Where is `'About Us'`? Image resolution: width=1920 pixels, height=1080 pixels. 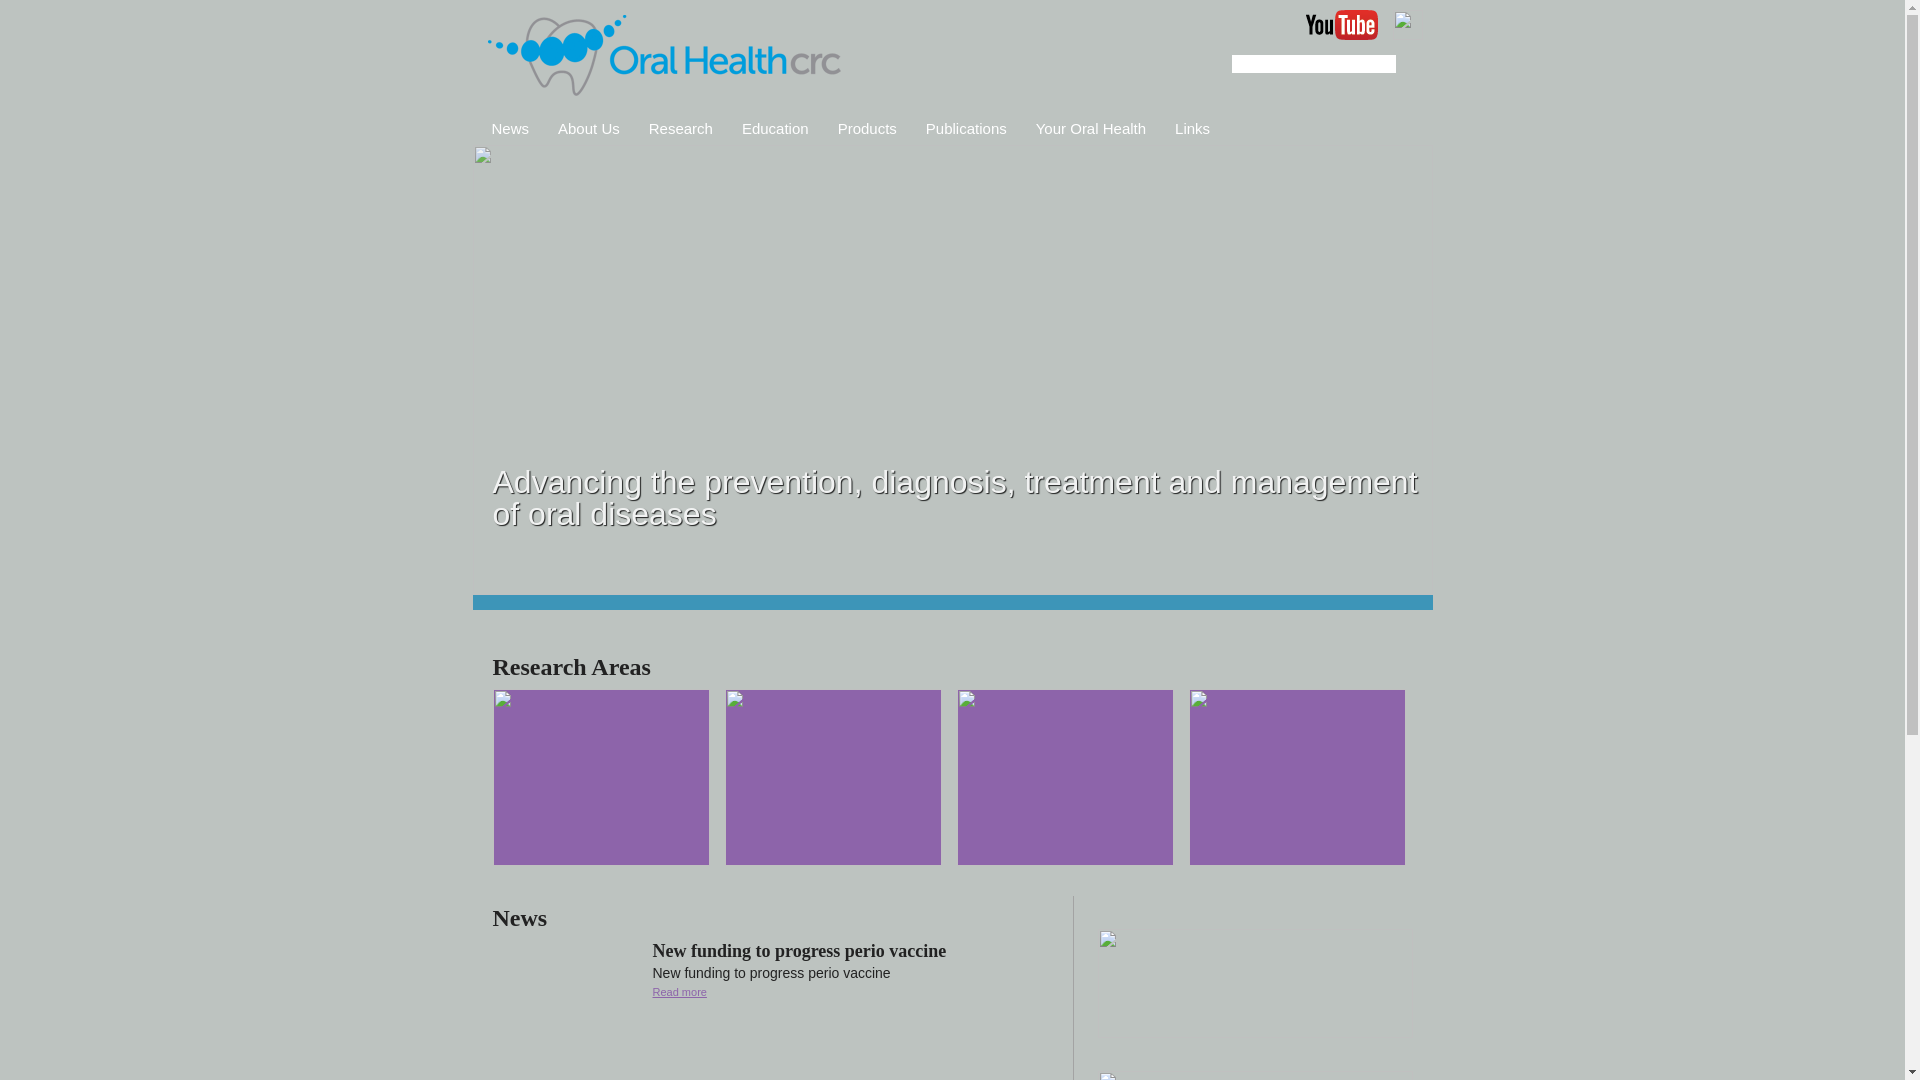 'About Us' is located at coordinates (588, 127).